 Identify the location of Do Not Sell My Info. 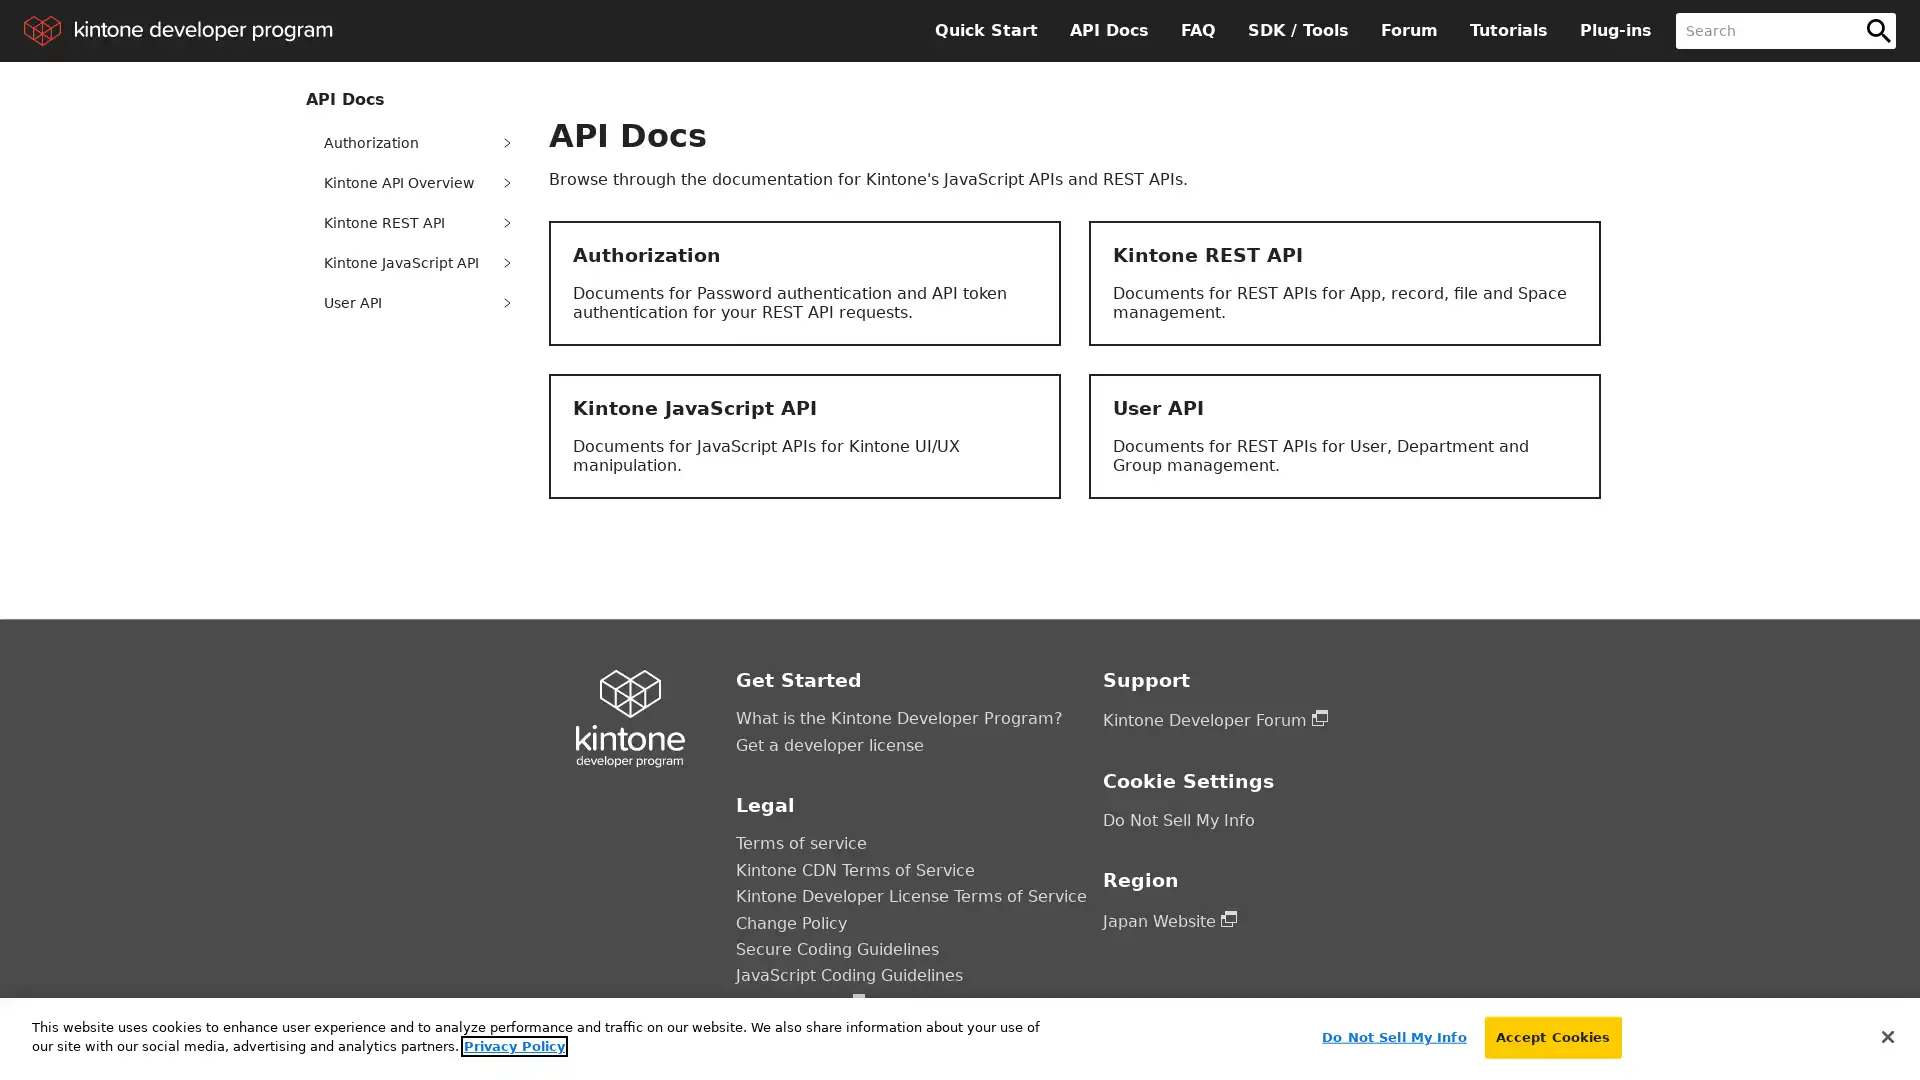
(1177, 820).